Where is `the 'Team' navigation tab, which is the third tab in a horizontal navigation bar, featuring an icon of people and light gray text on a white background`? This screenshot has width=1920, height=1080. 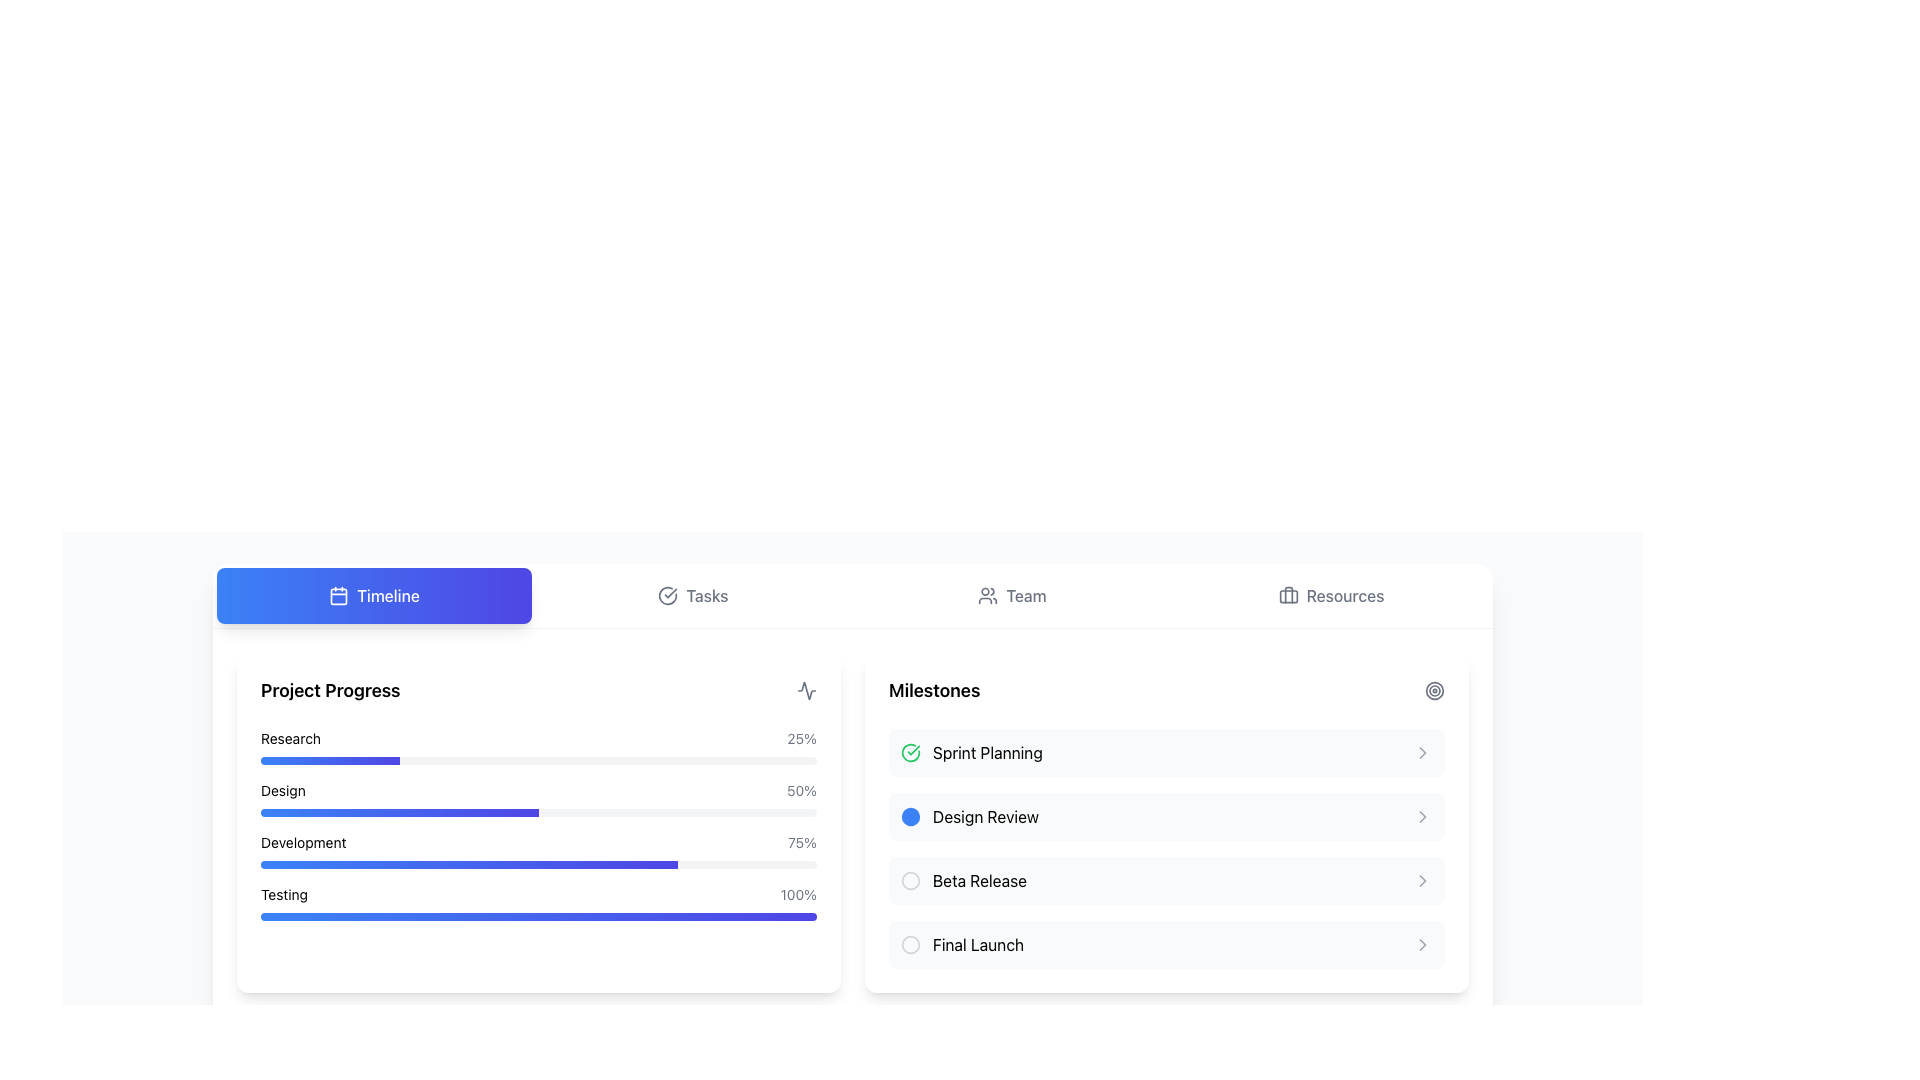 the 'Team' navigation tab, which is the third tab in a horizontal navigation bar, featuring an icon of people and light gray text on a white background is located at coordinates (1012, 595).